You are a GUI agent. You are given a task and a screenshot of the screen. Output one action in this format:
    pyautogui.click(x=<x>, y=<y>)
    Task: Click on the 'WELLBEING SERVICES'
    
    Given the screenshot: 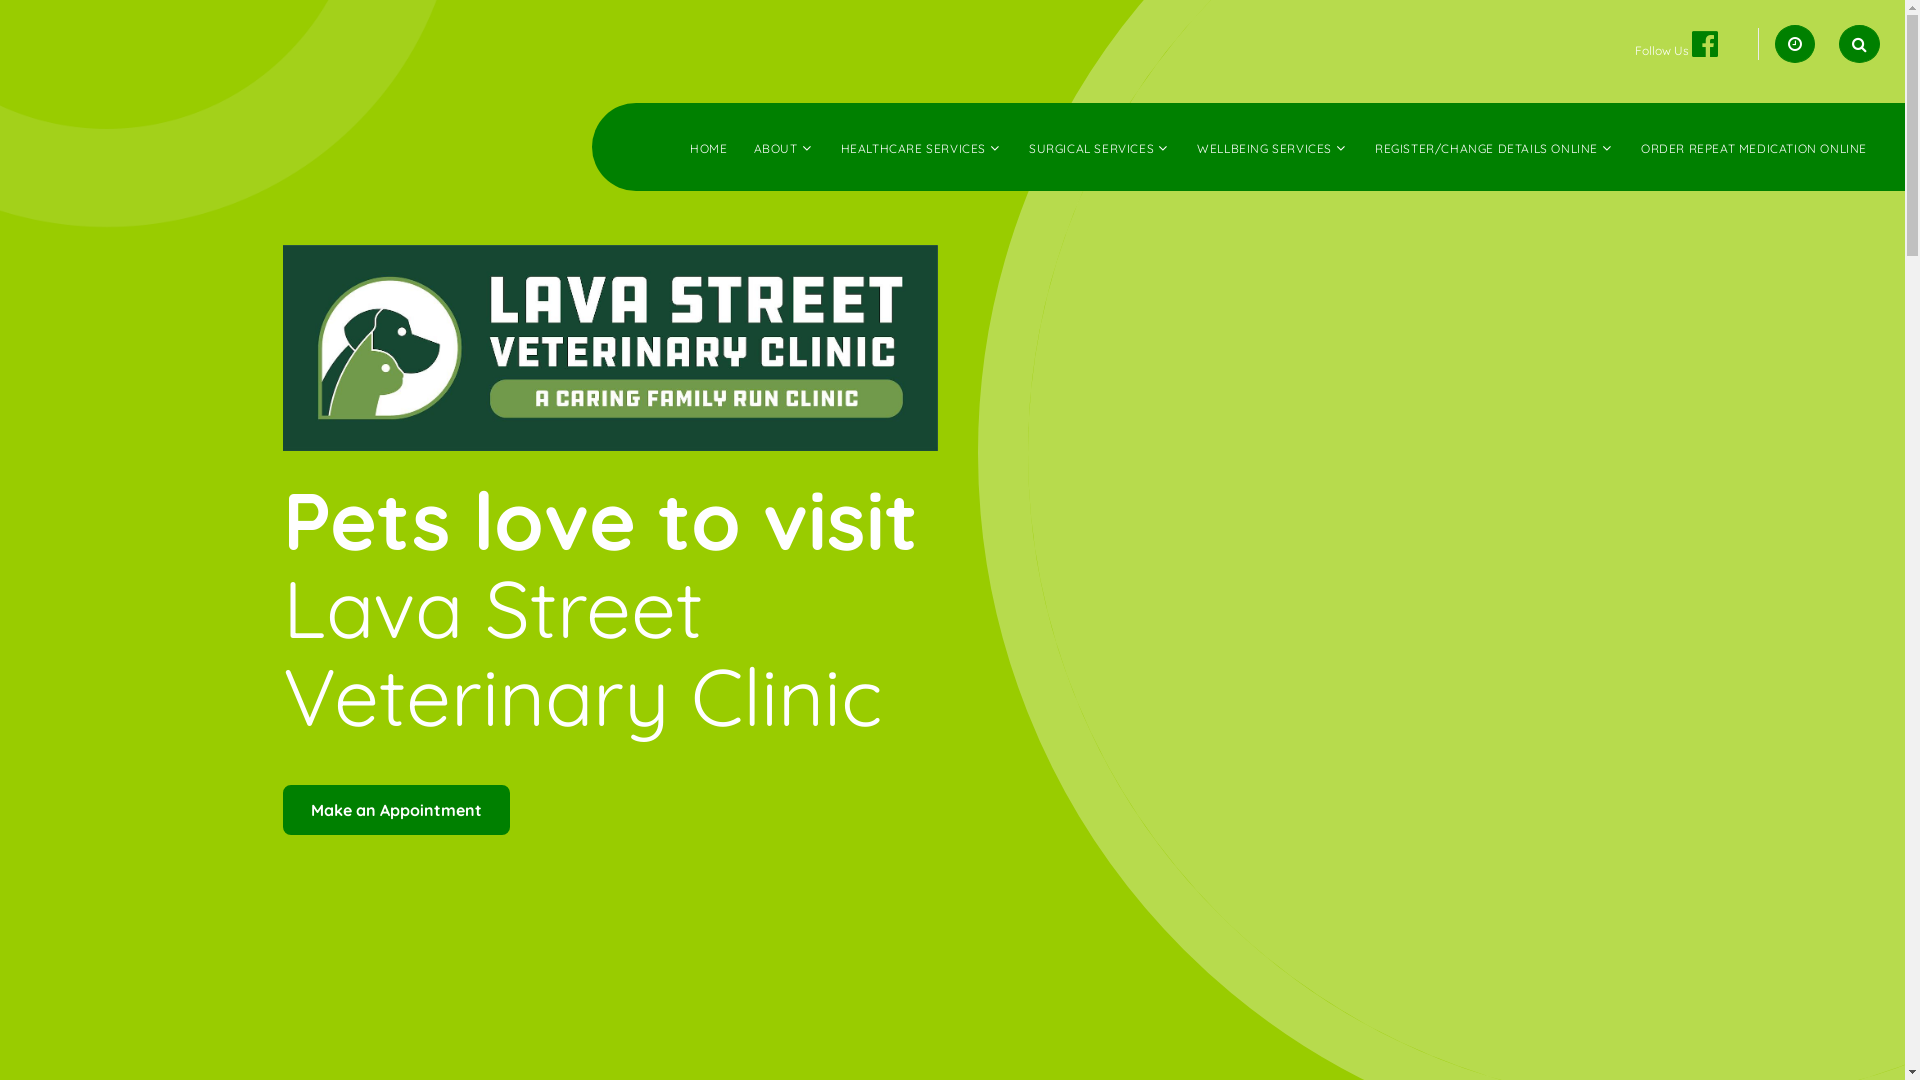 What is the action you would take?
    pyautogui.click(x=1263, y=147)
    